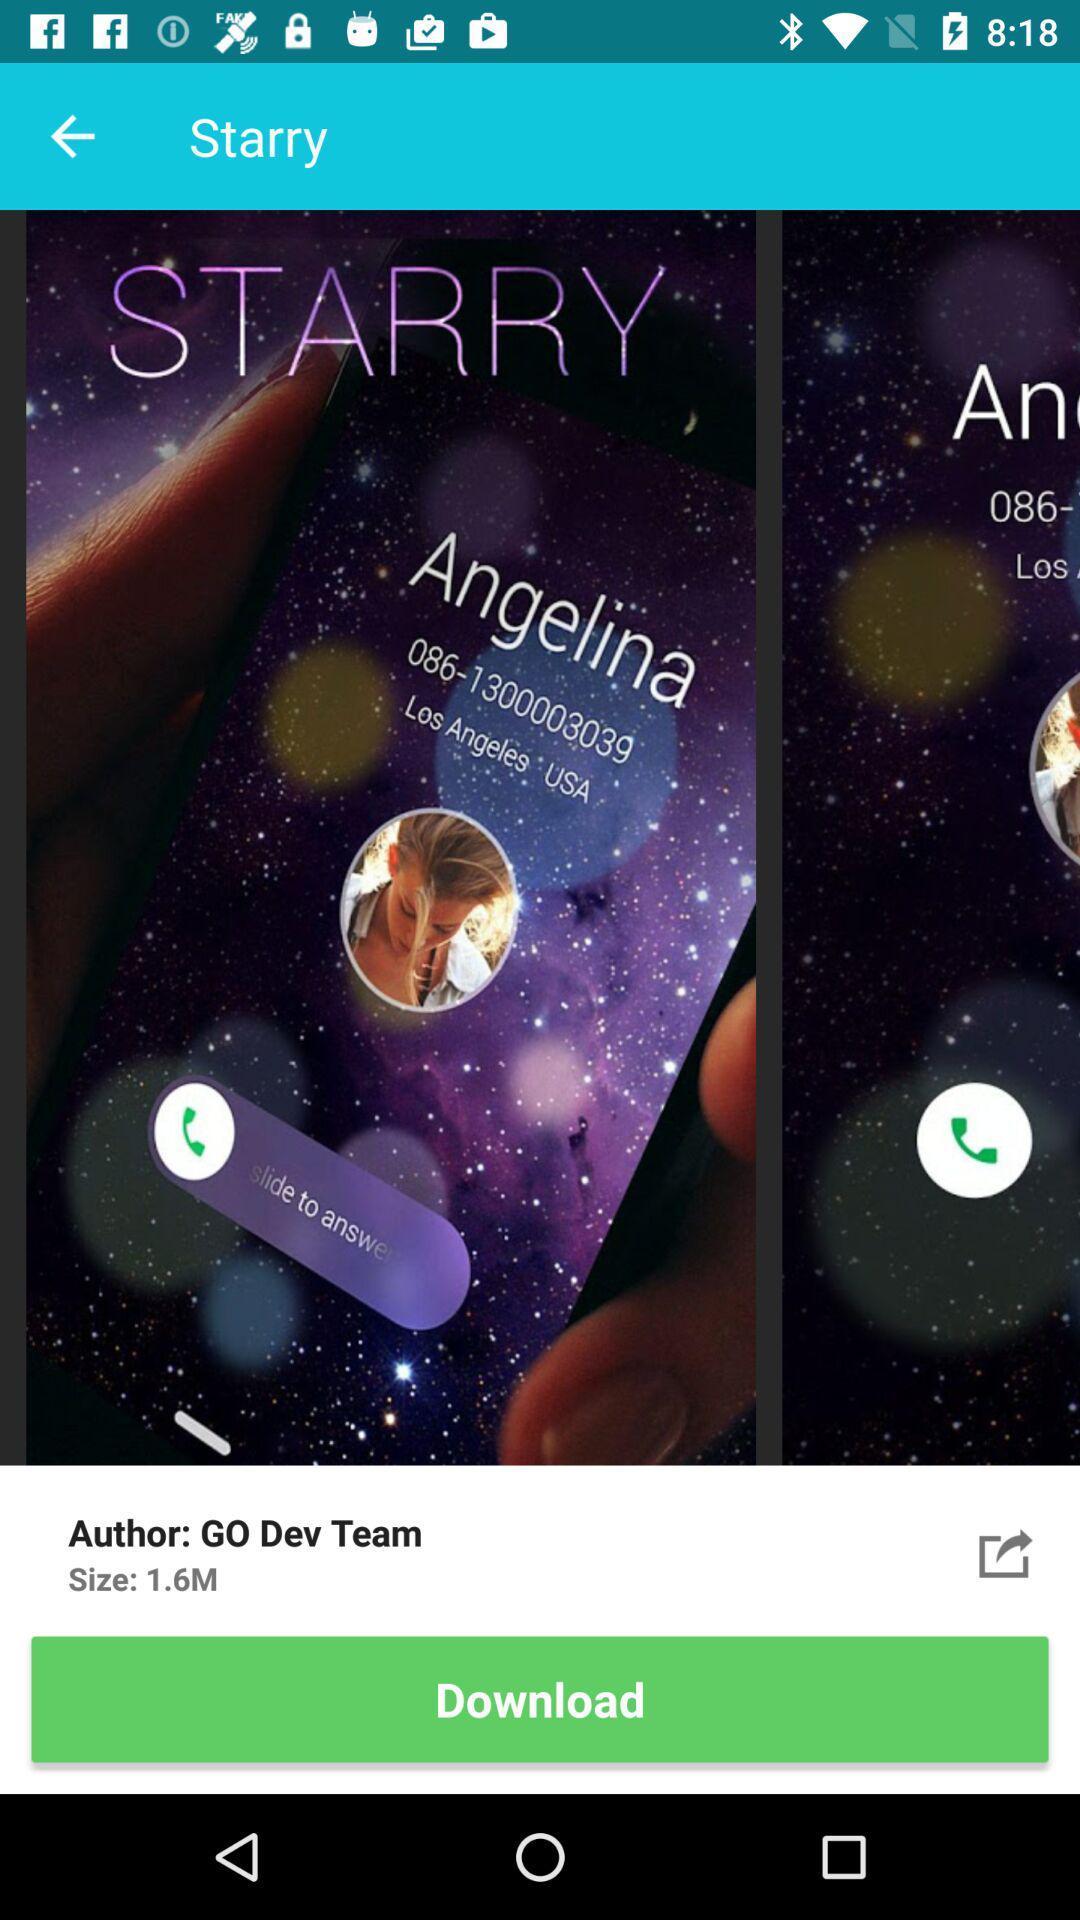 This screenshot has width=1080, height=1920. Describe the element at coordinates (1006, 1552) in the screenshot. I see `forward` at that location.